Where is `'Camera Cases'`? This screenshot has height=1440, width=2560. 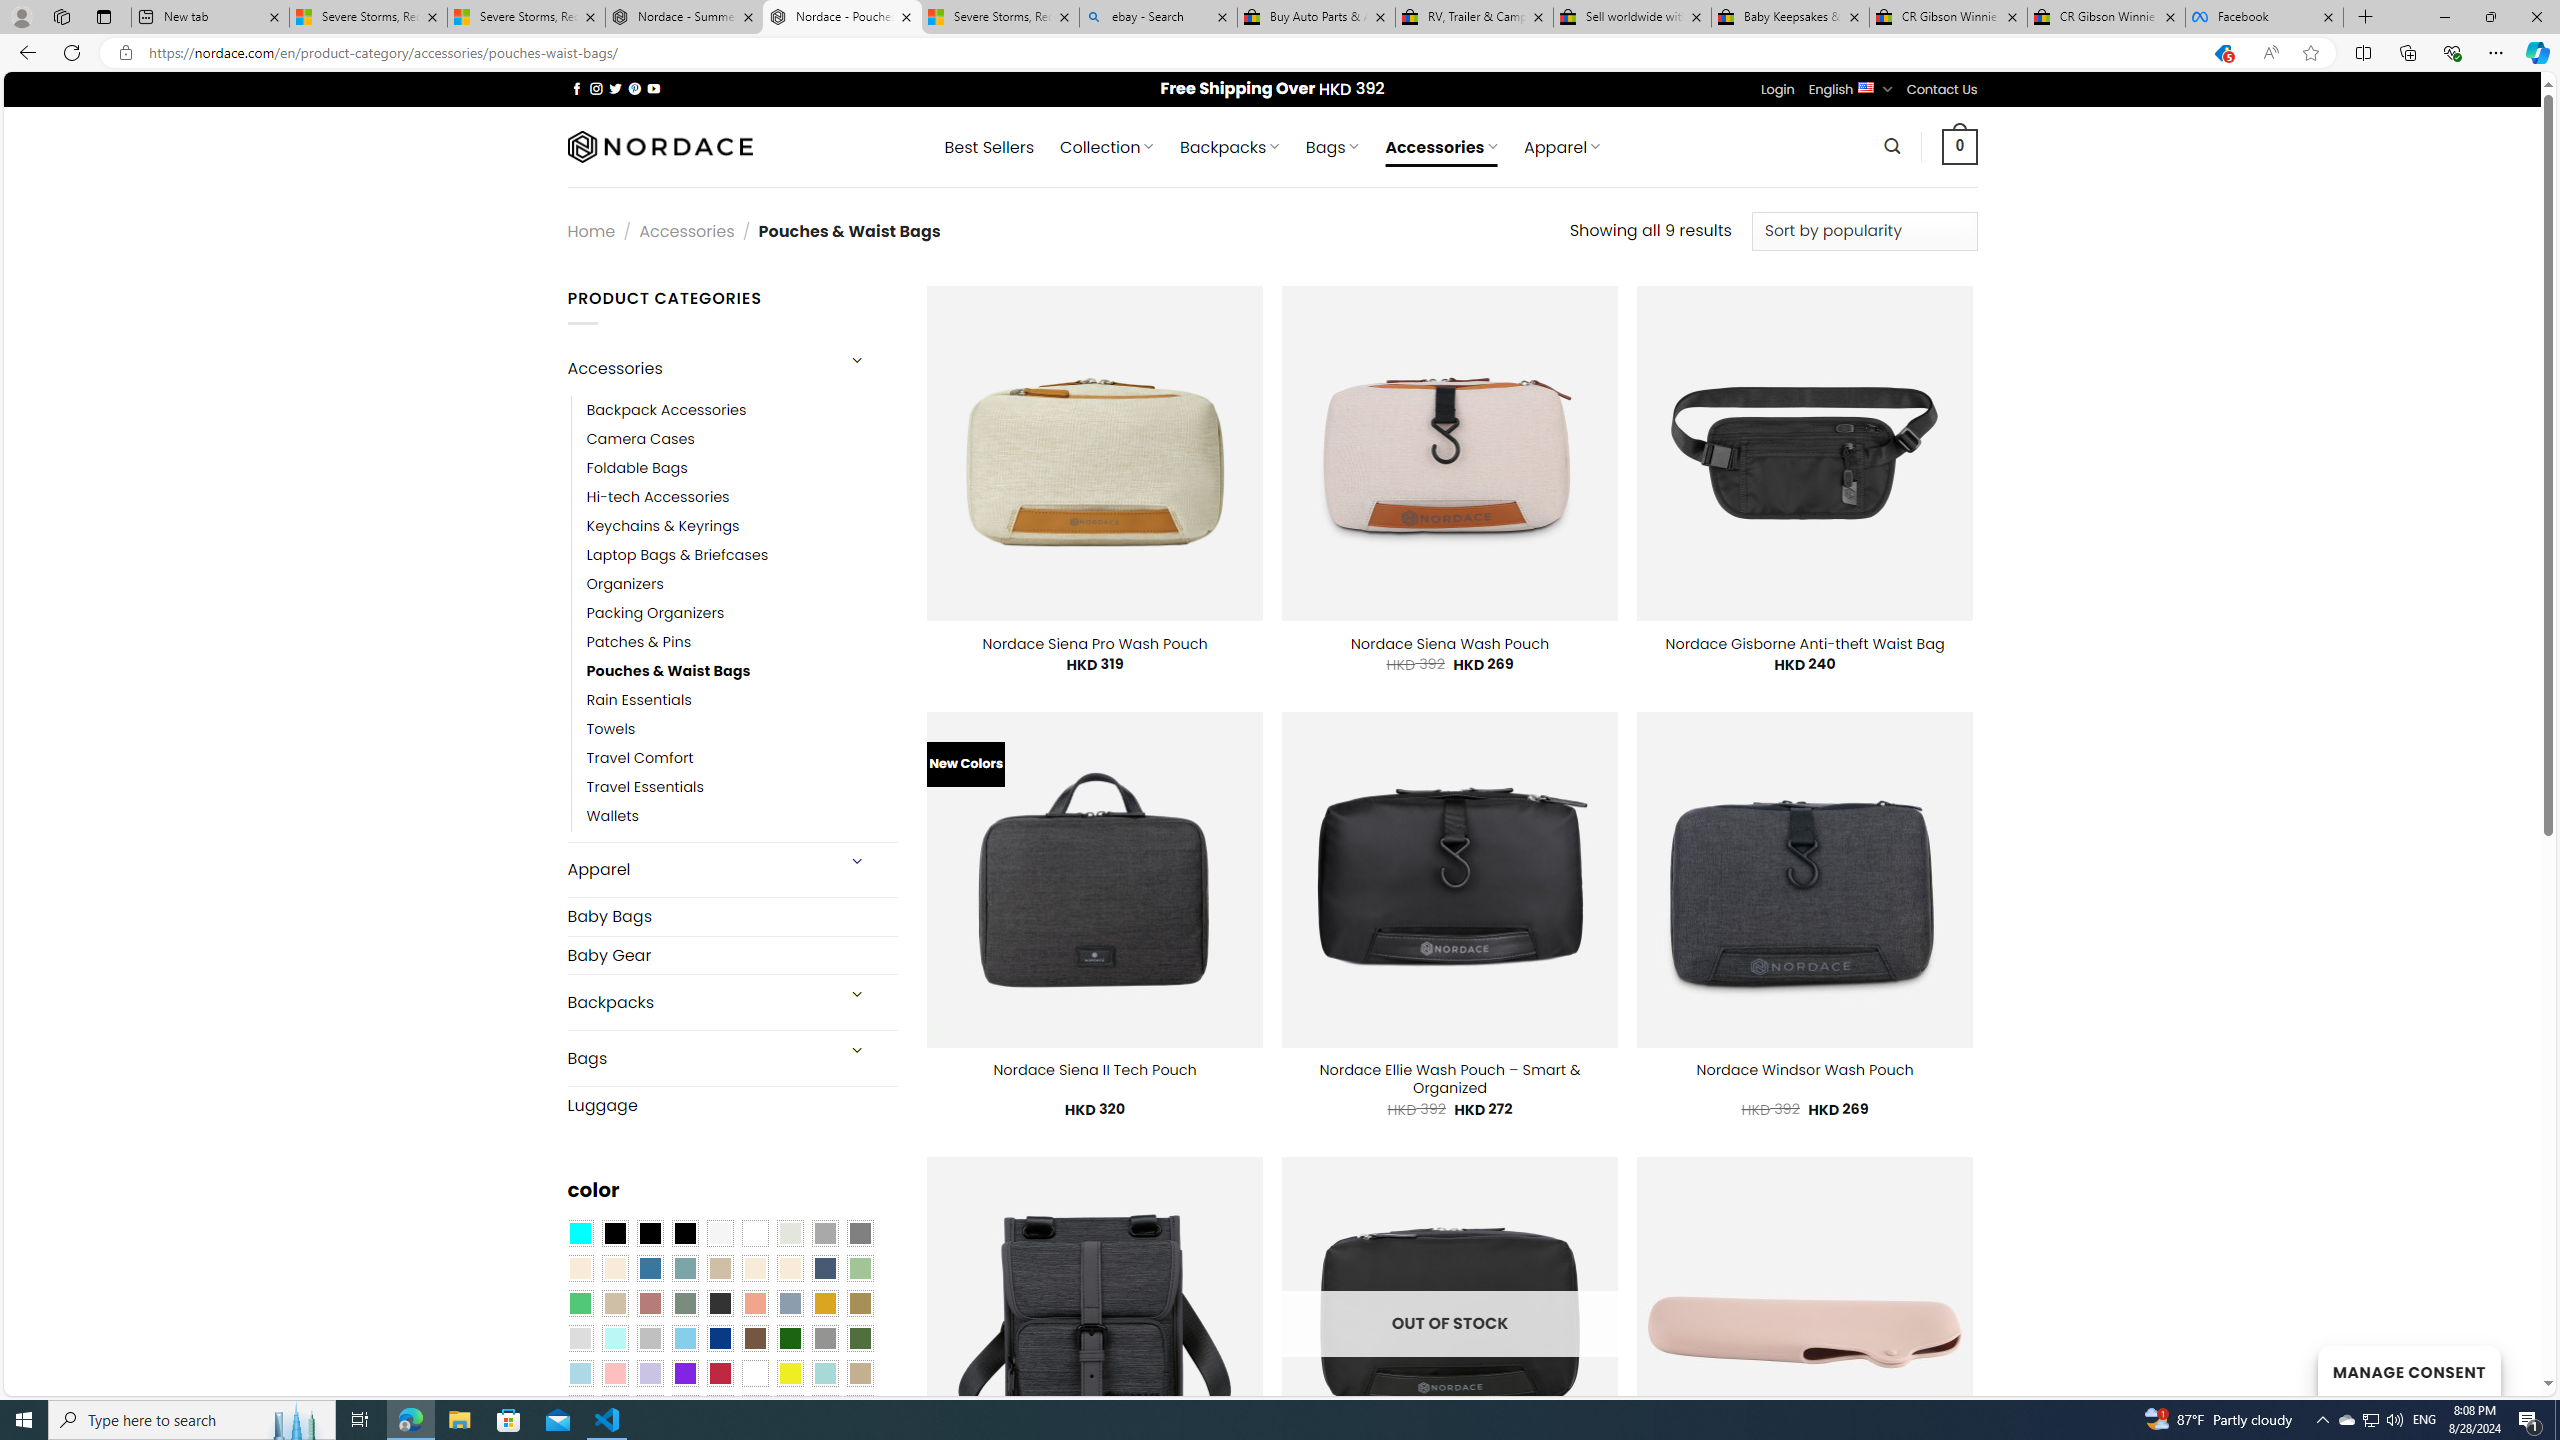 'Camera Cases' is located at coordinates (640, 437).